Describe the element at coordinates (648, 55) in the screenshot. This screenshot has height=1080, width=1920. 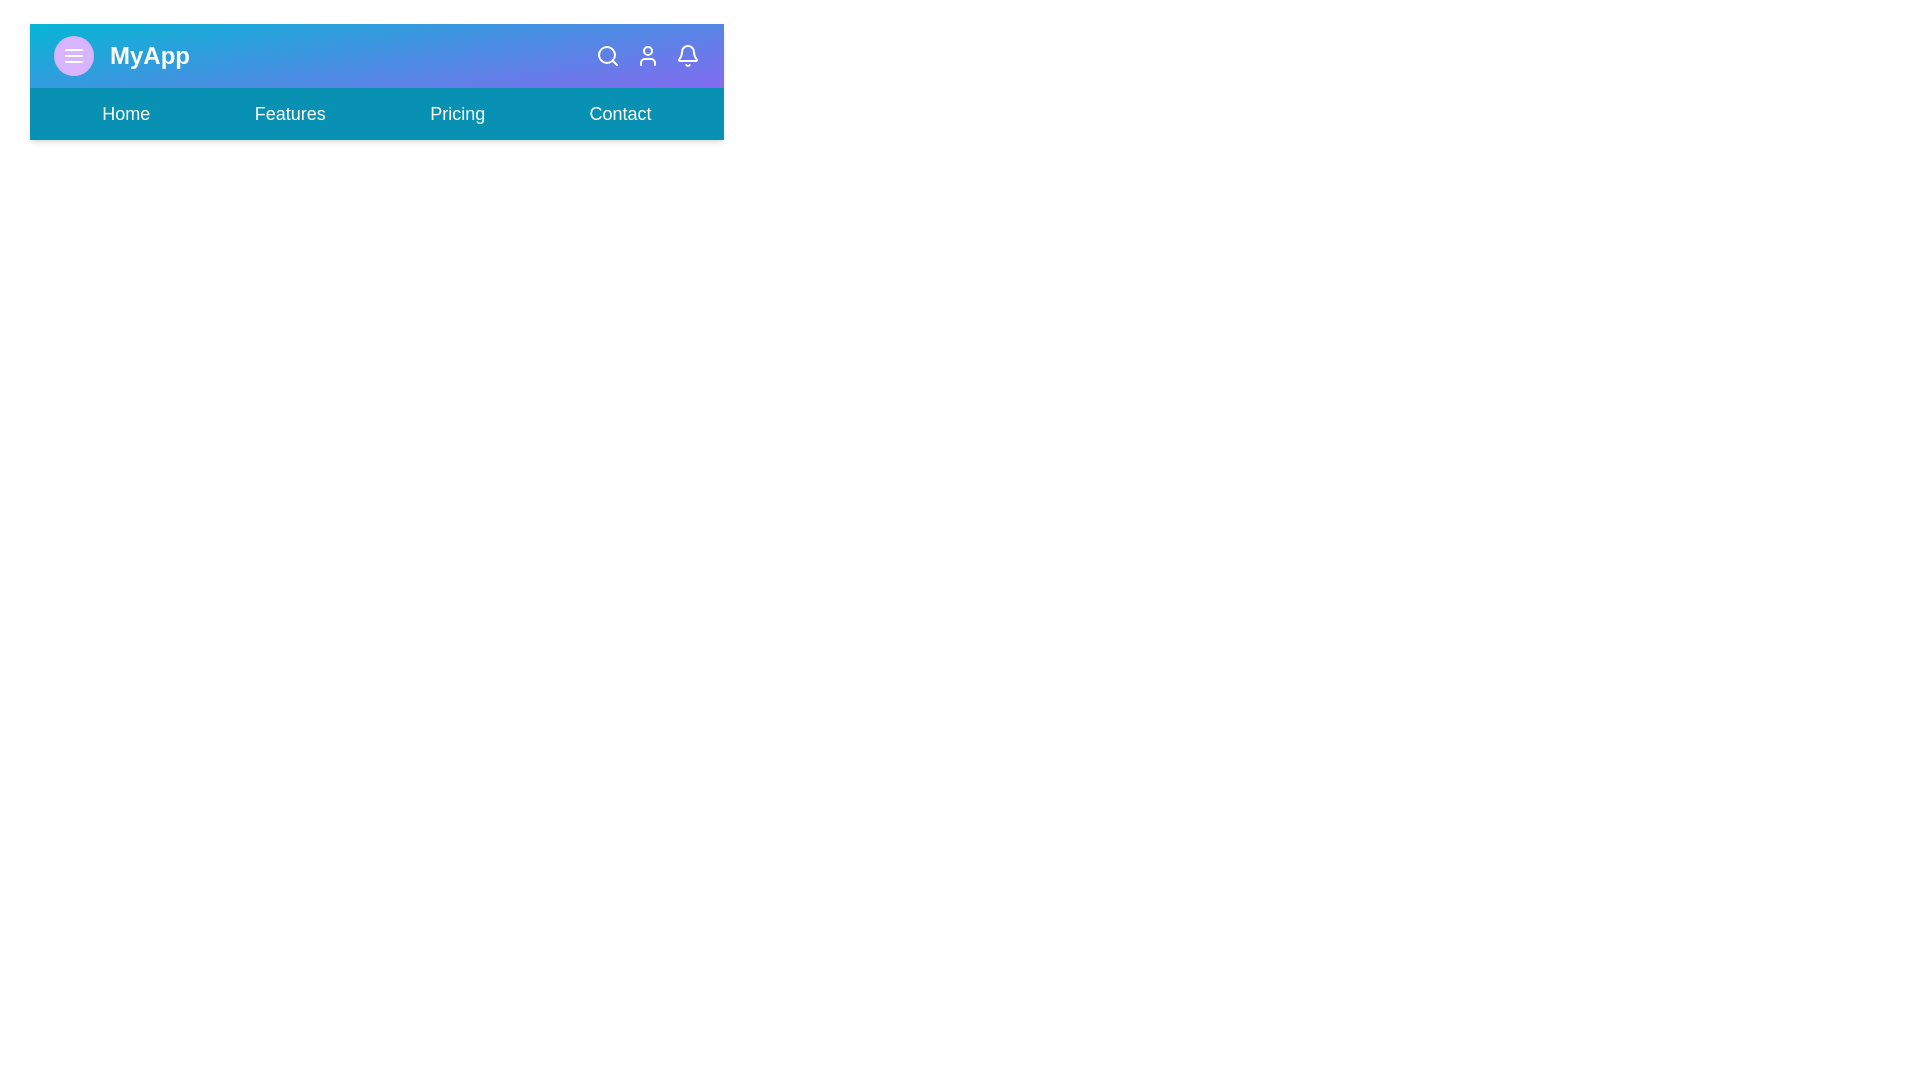
I see `the user icon in the app bar` at that location.